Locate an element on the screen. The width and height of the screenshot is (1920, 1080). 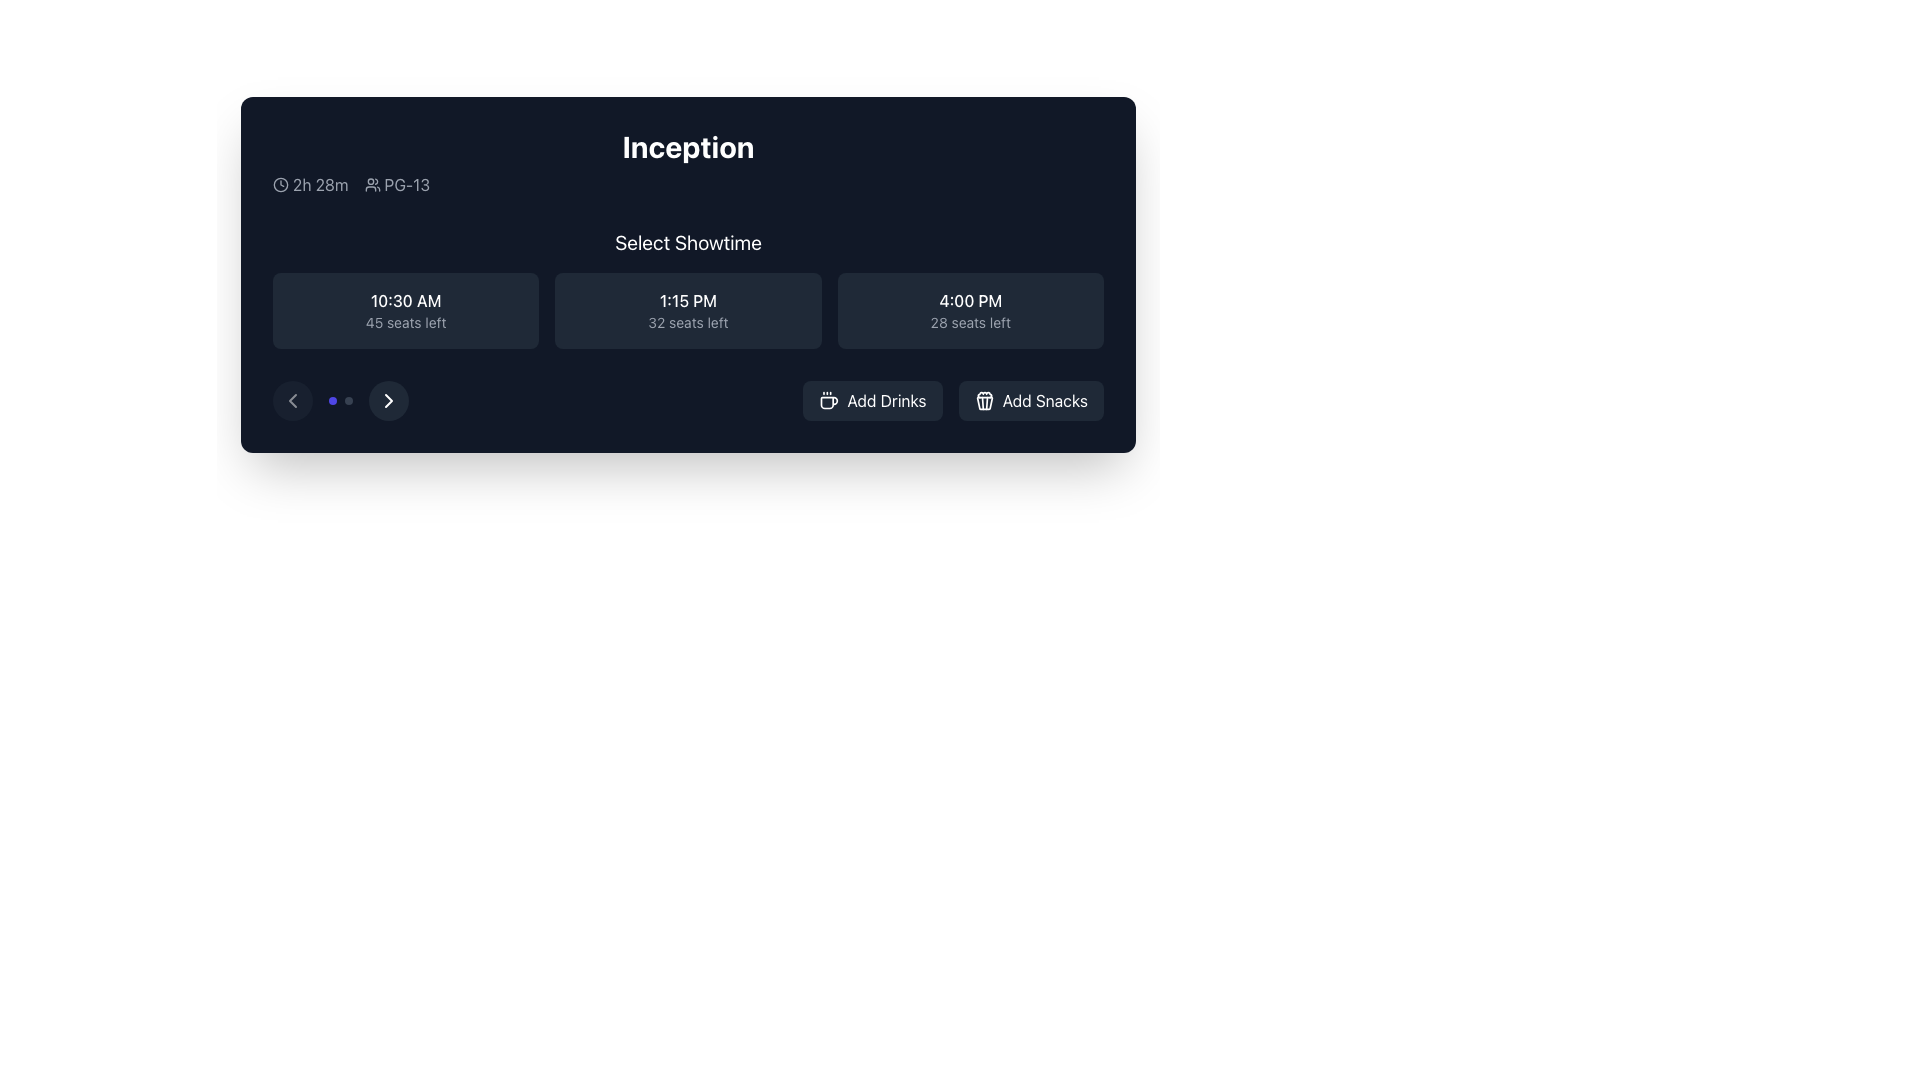
the 'Add Drinks' button which contains the minimalist coffee cup icon on its left side is located at coordinates (829, 401).